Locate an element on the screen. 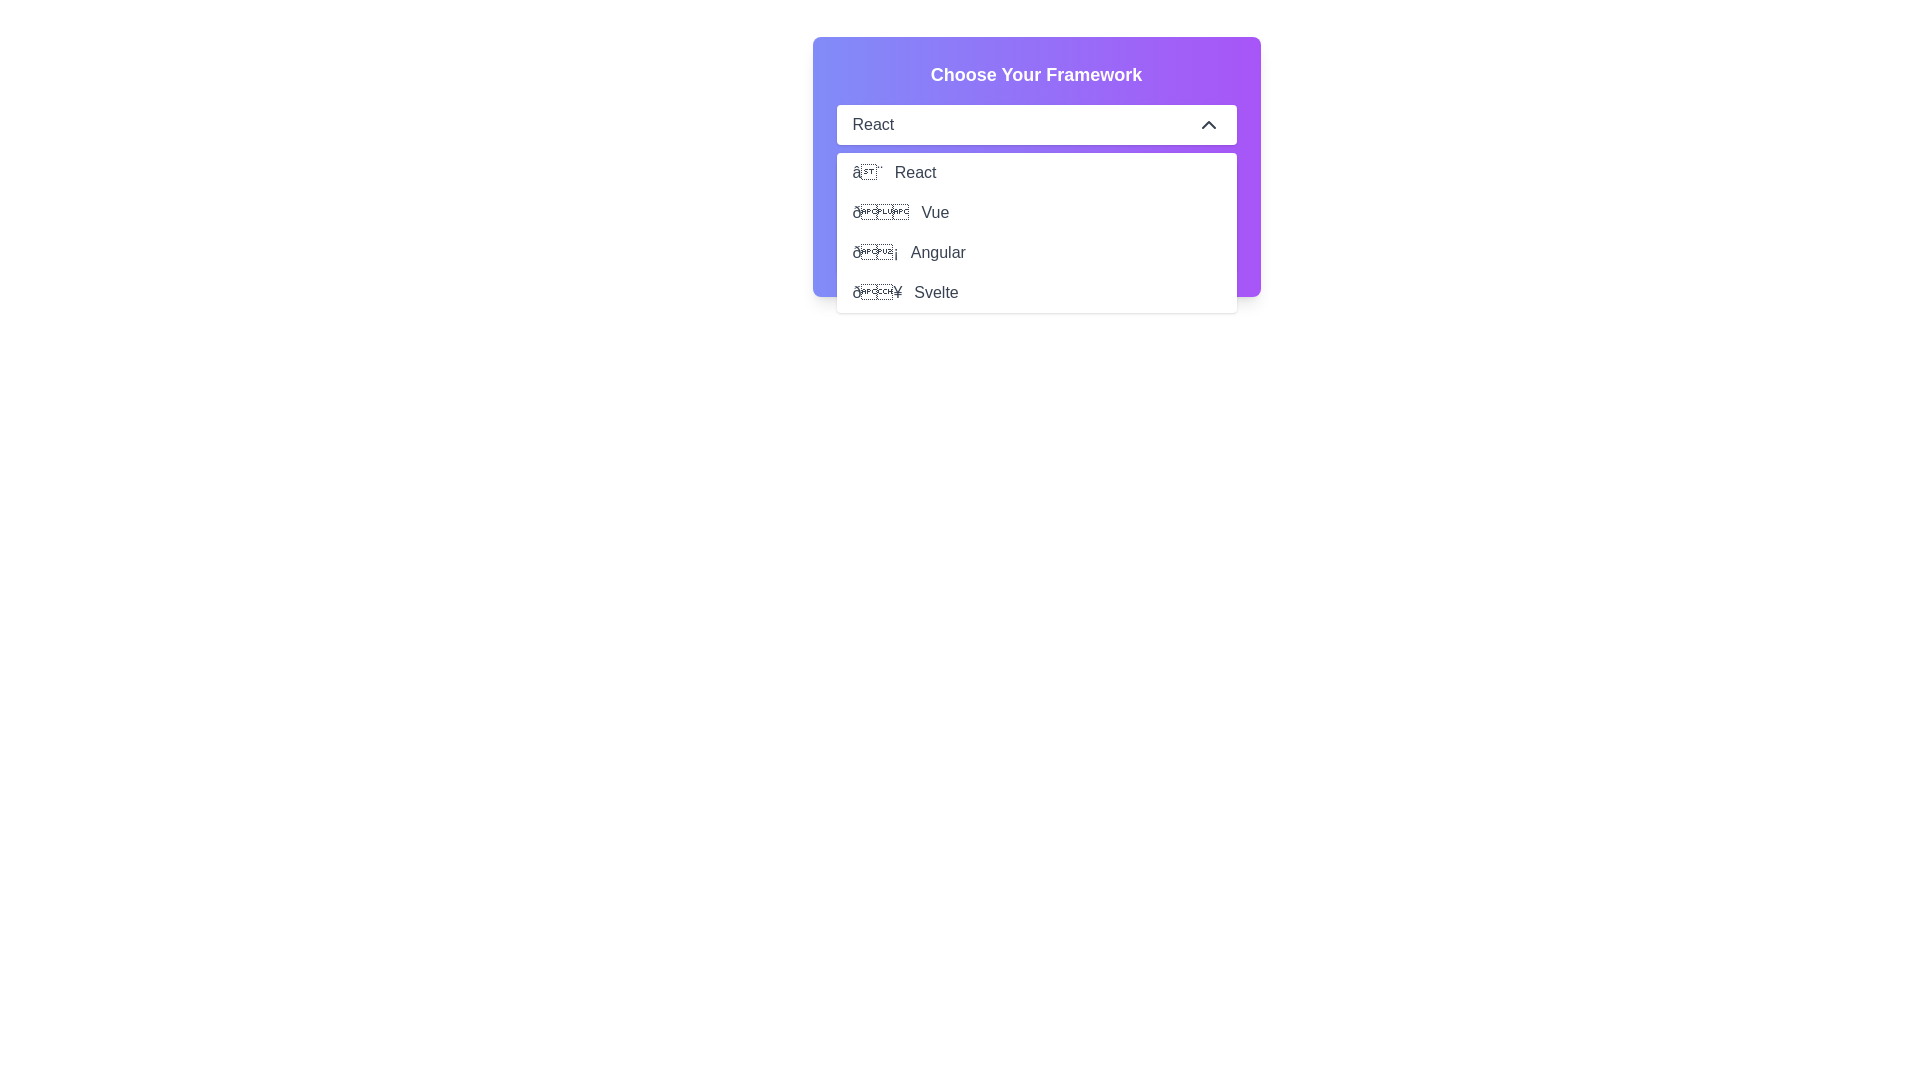 The height and width of the screenshot is (1080, 1920). the chevron/arrow icon located at the far right of the dropdown menu header is located at coordinates (1207, 124).